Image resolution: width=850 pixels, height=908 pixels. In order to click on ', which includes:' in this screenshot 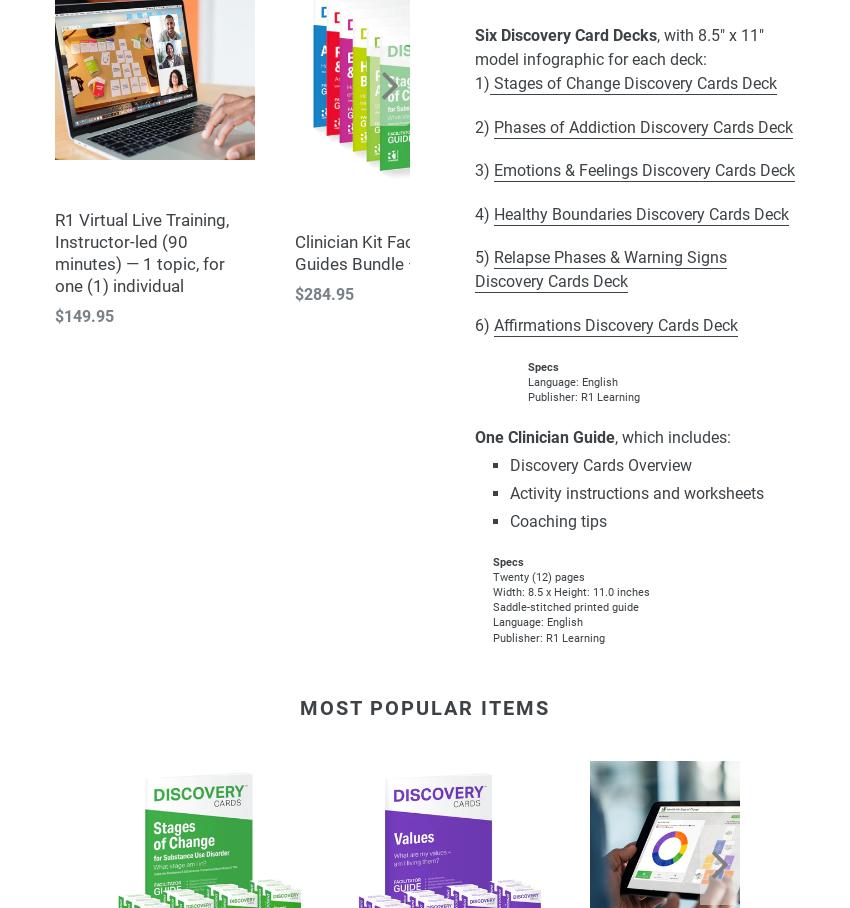, I will do `click(673, 437)`.